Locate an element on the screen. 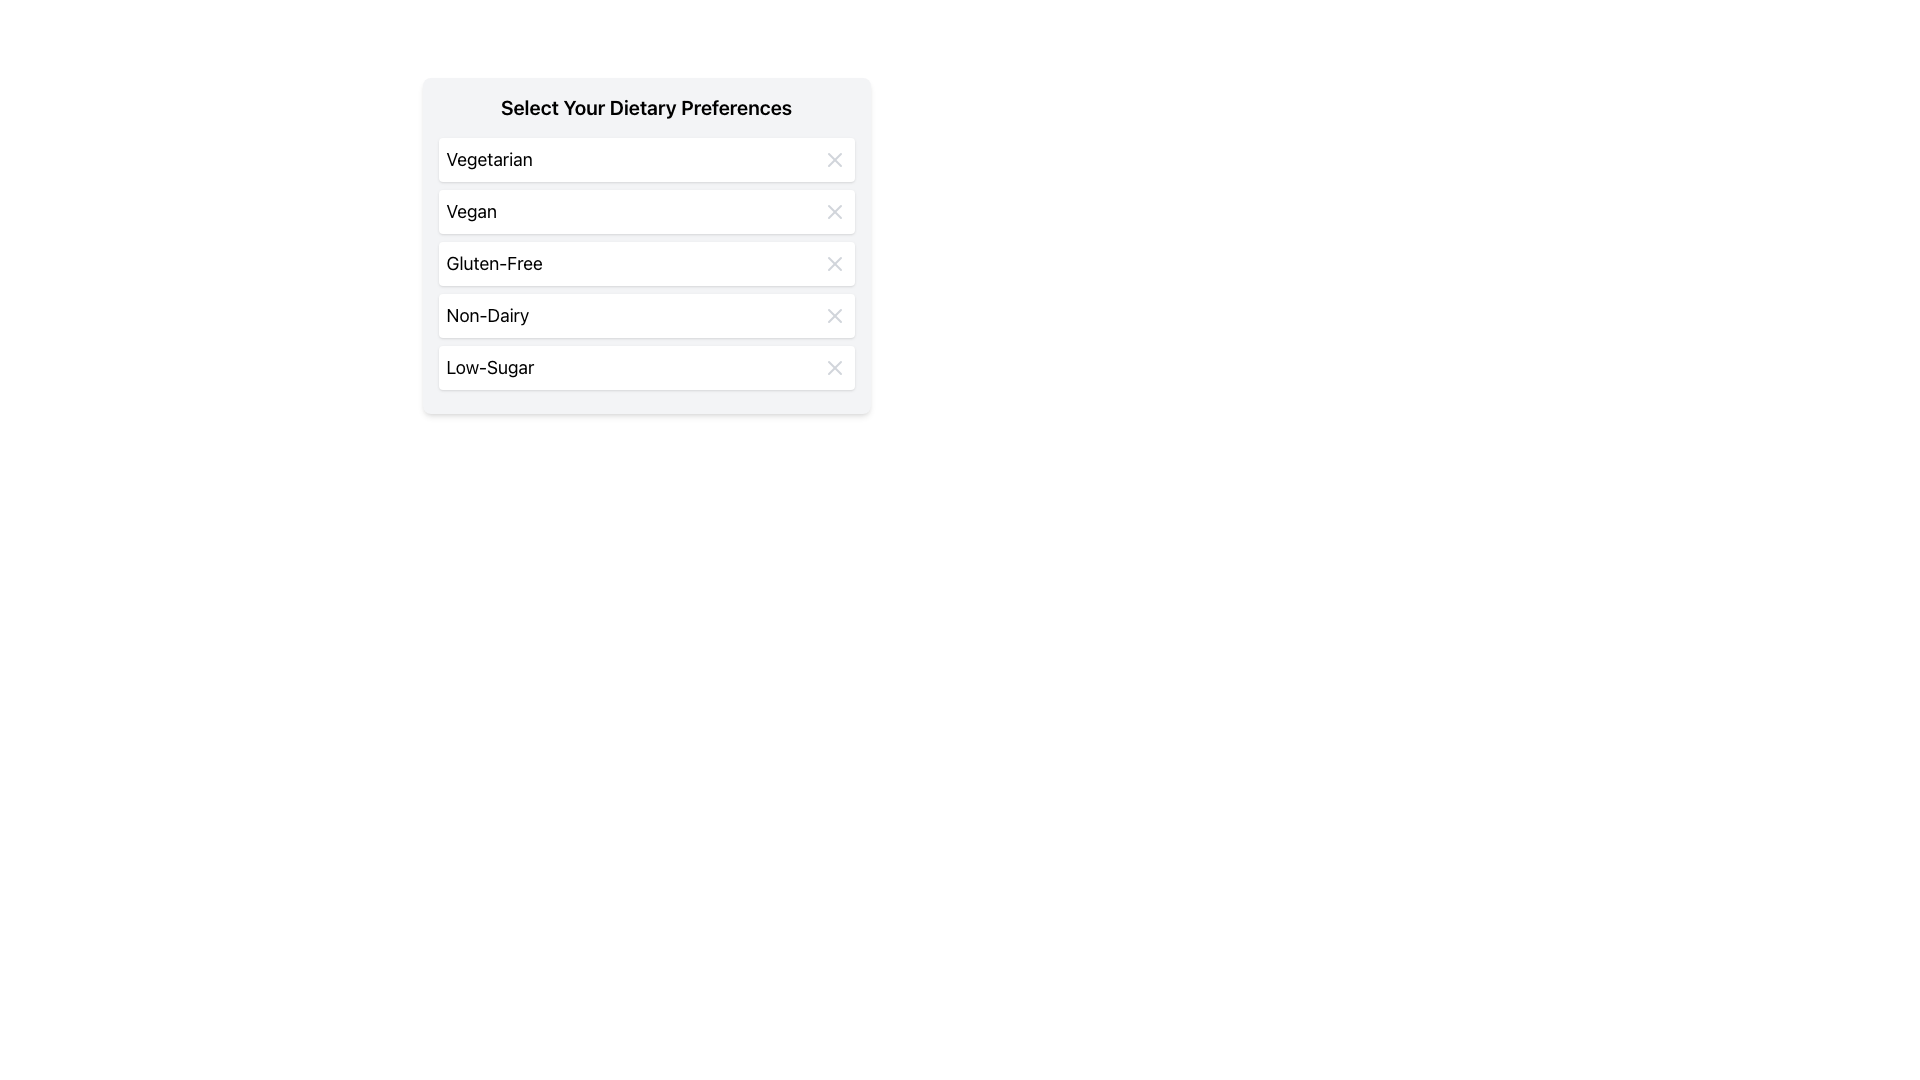 This screenshot has width=1920, height=1080. the 'Non-Dairy' list item is located at coordinates (646, 315).